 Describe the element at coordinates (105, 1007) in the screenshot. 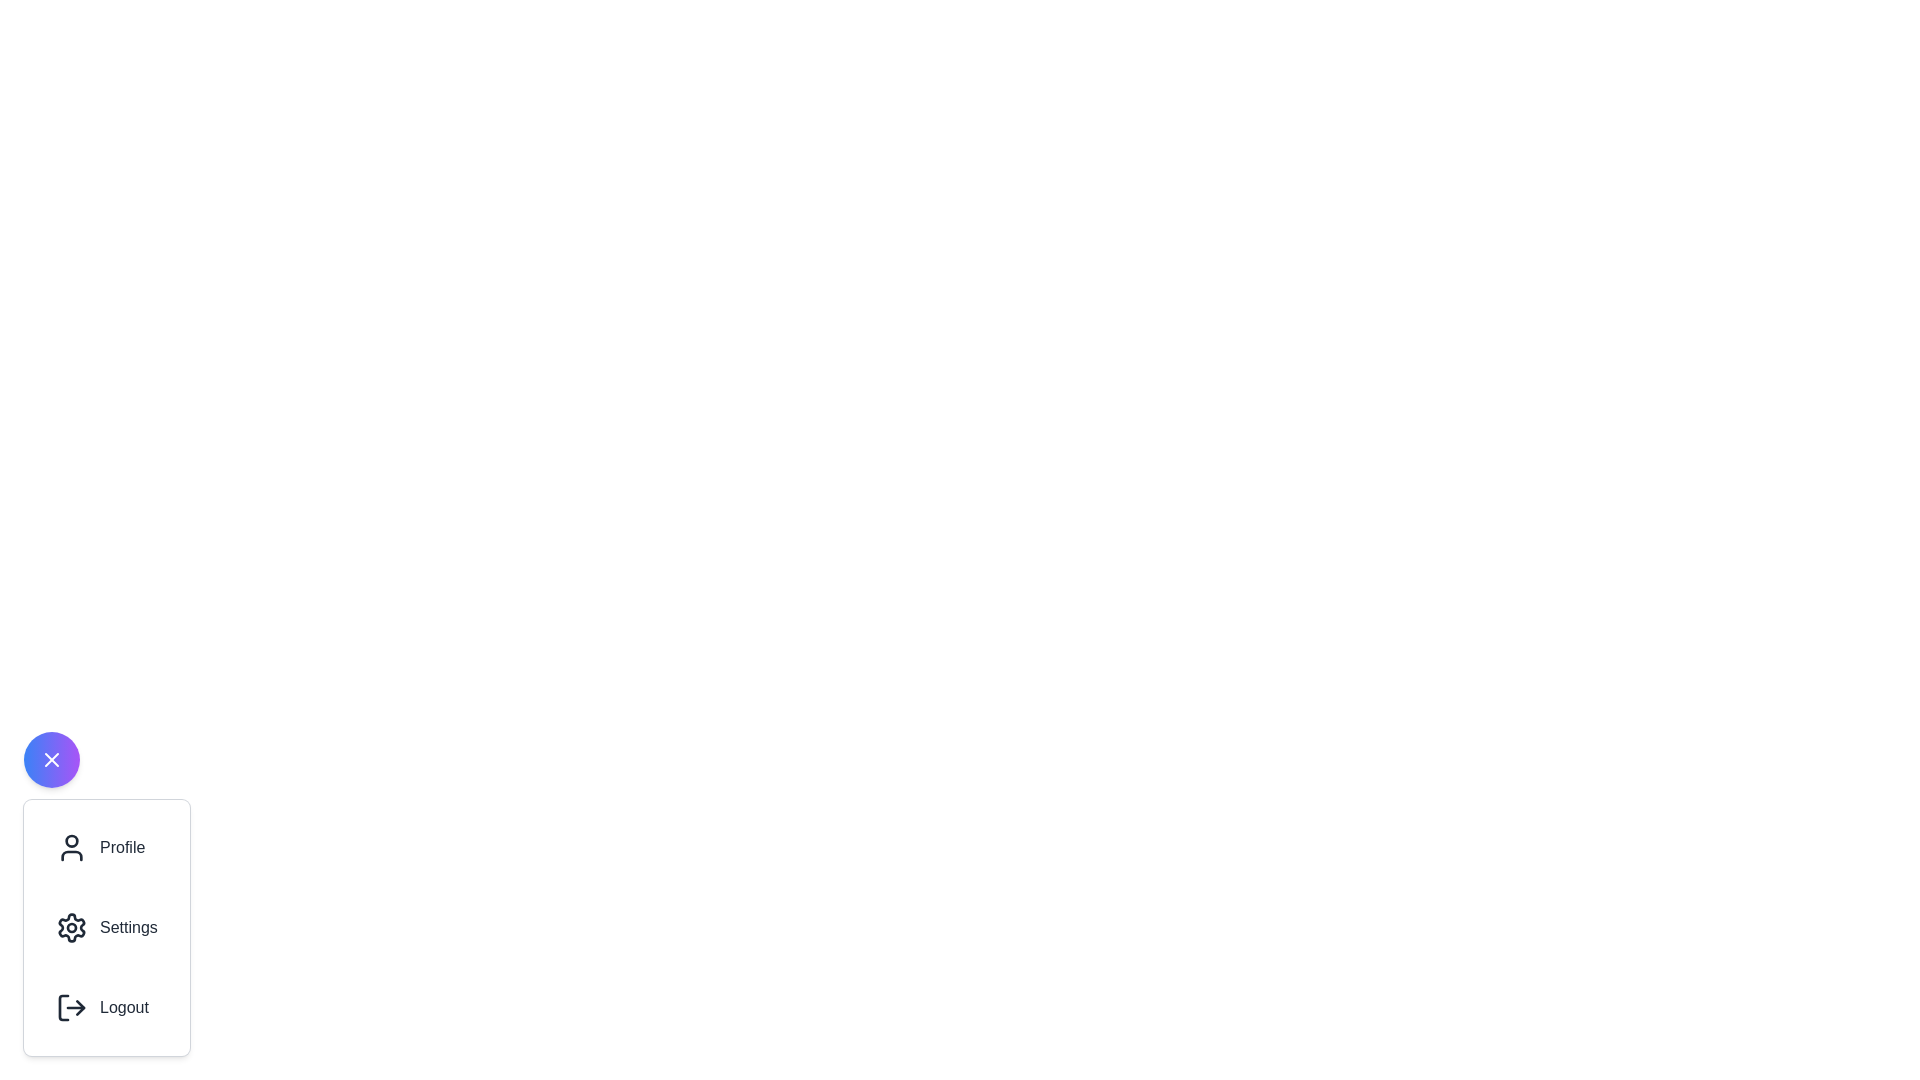

I see `the 'Logout' button in the speed dial menu` at that location.